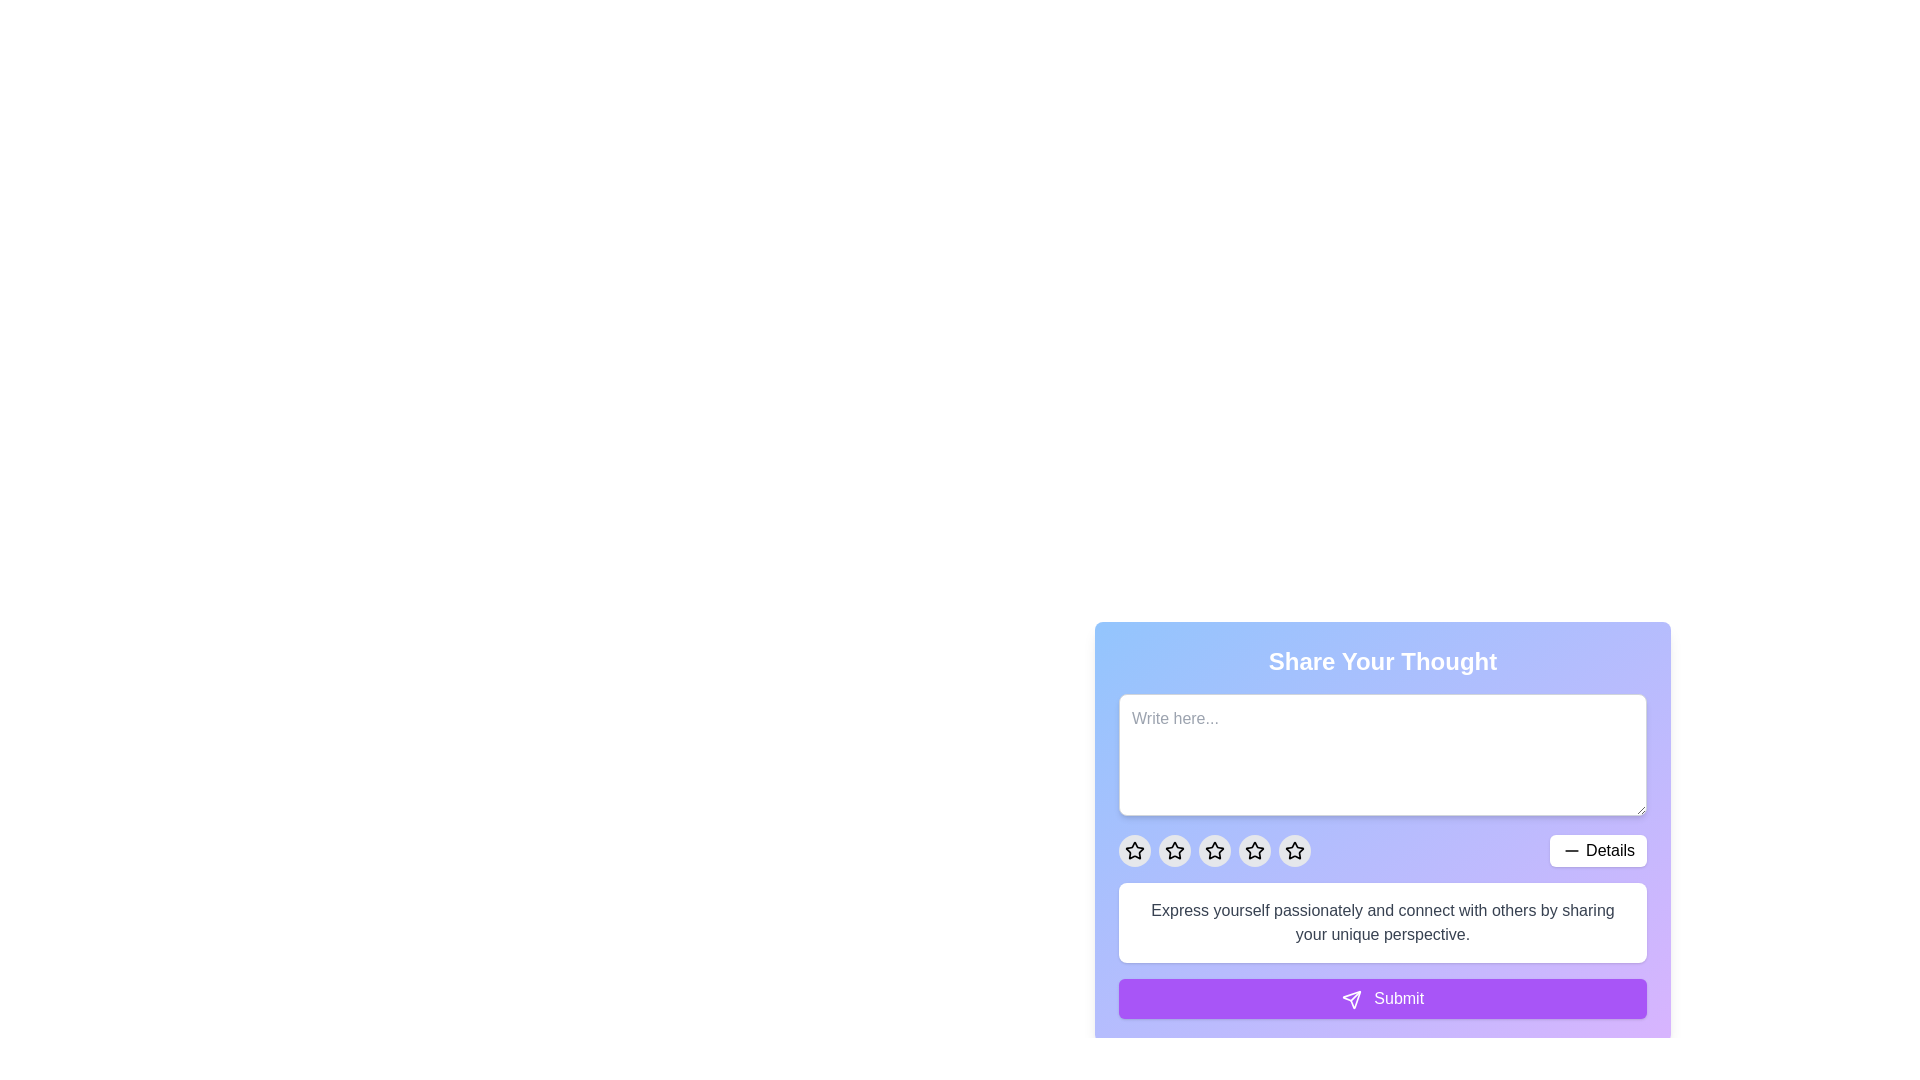 The height and width of the screenshot is (1080, 1920). Describe the element at coordinates (1134, 850) in the screenshot. I see `the first star-shaped rating icon in the rating widget` at that location.